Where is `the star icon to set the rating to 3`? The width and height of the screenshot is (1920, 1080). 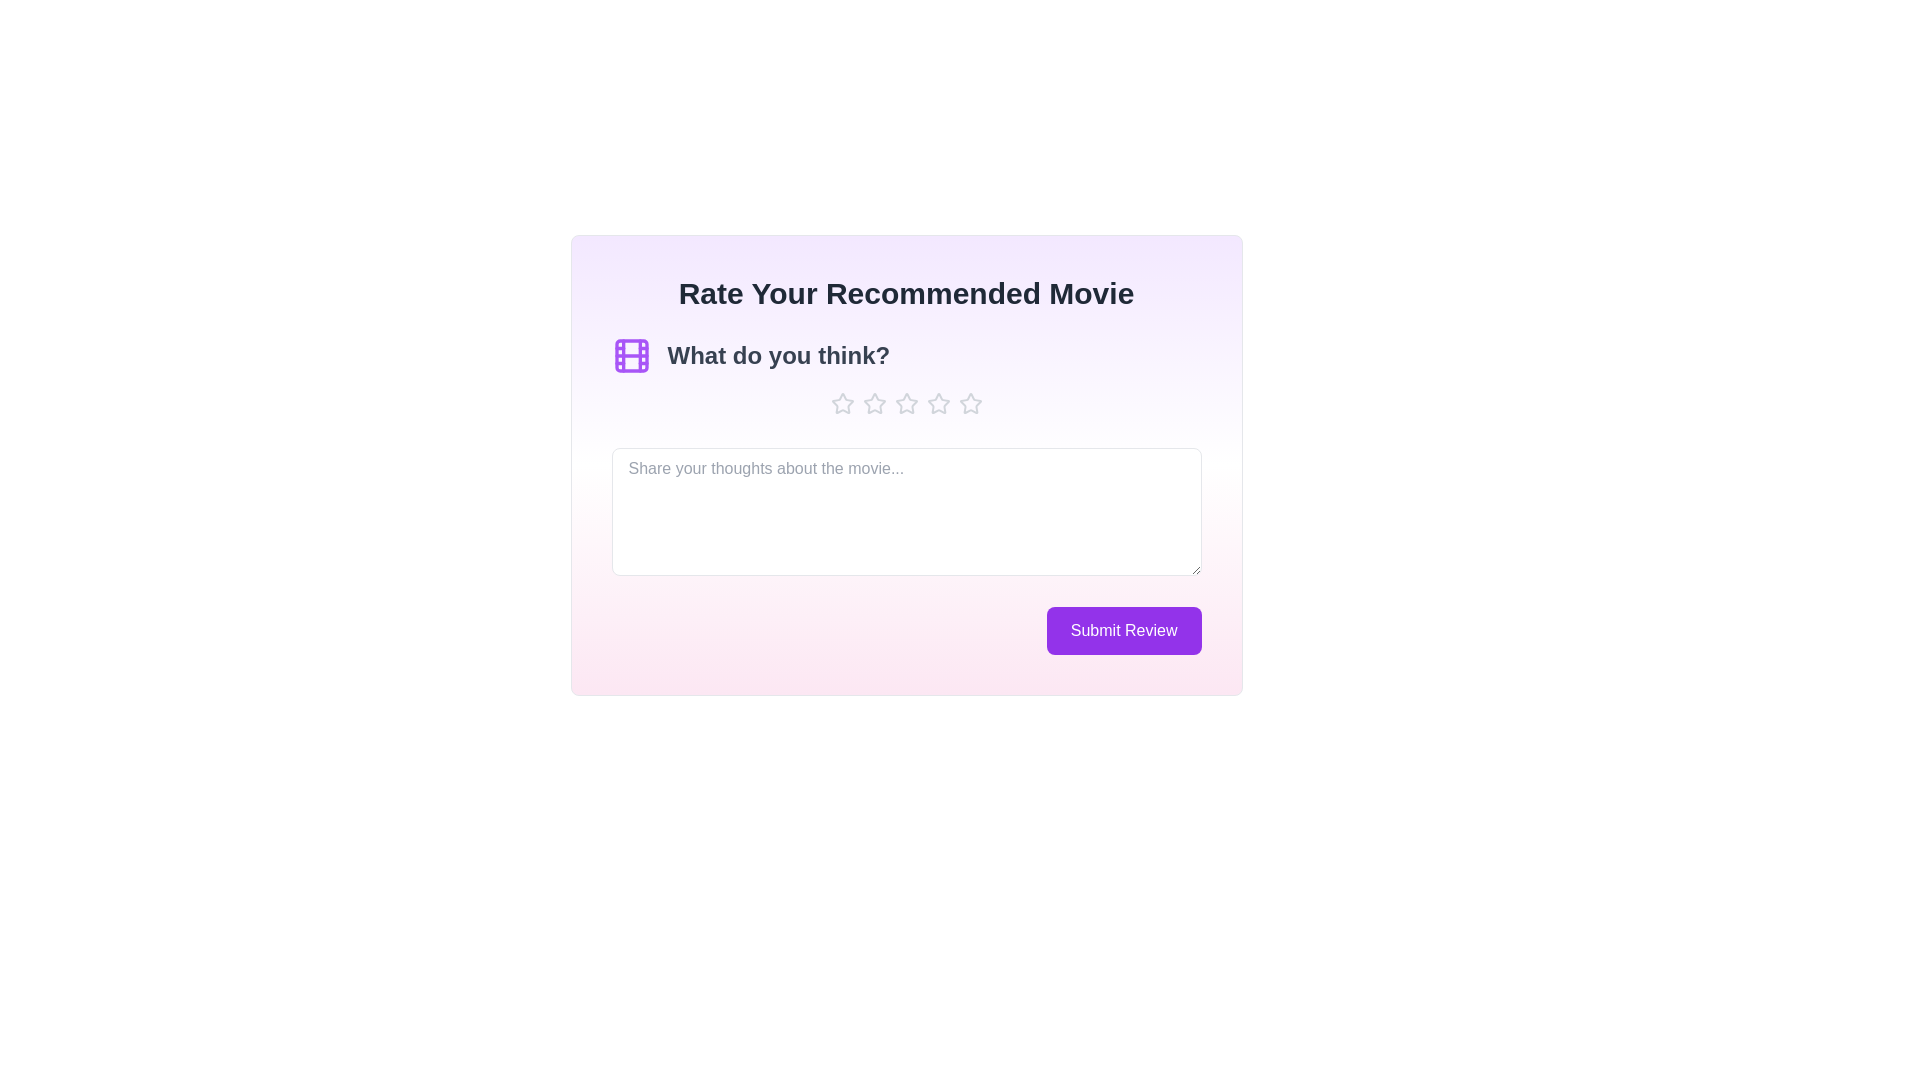 the star icon to set the rating to 3 is located at coordinates (905, 404).